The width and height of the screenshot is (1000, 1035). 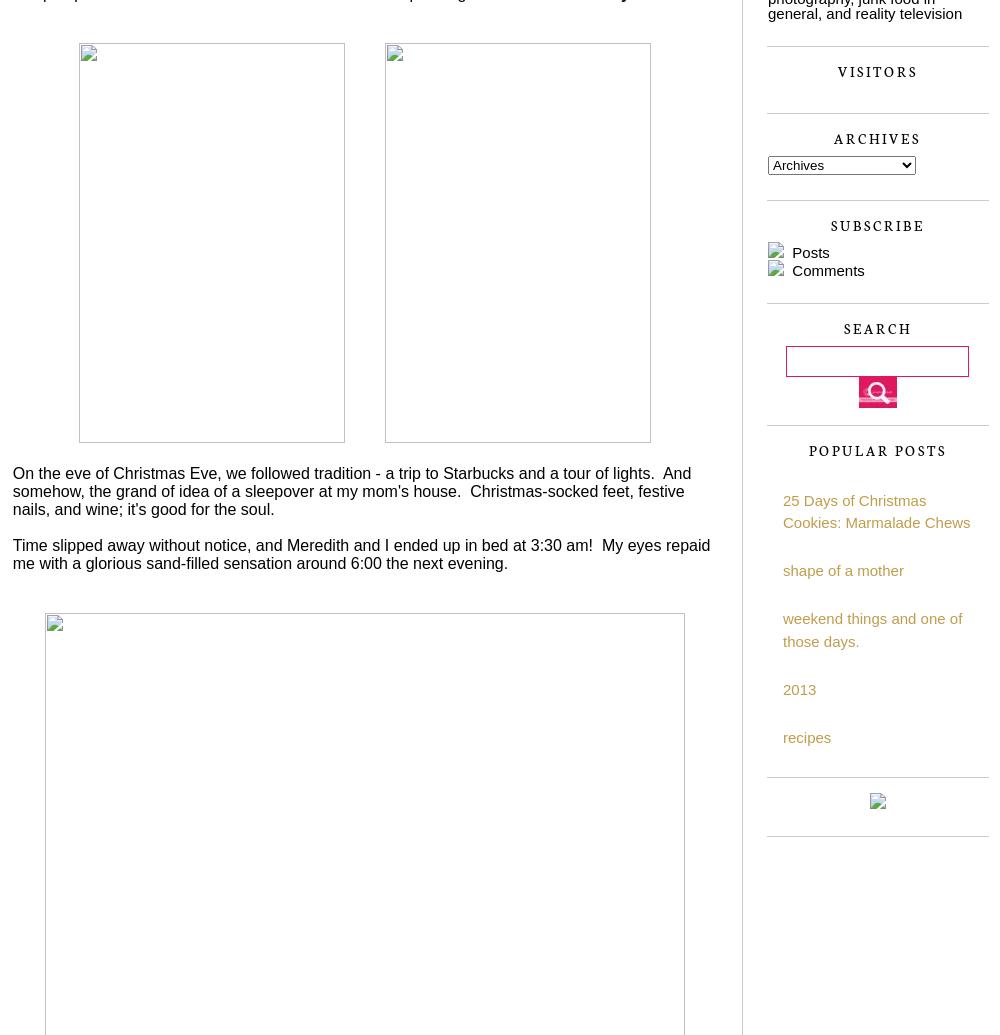 I want to click on 'Search', so click(x=877, y=328).